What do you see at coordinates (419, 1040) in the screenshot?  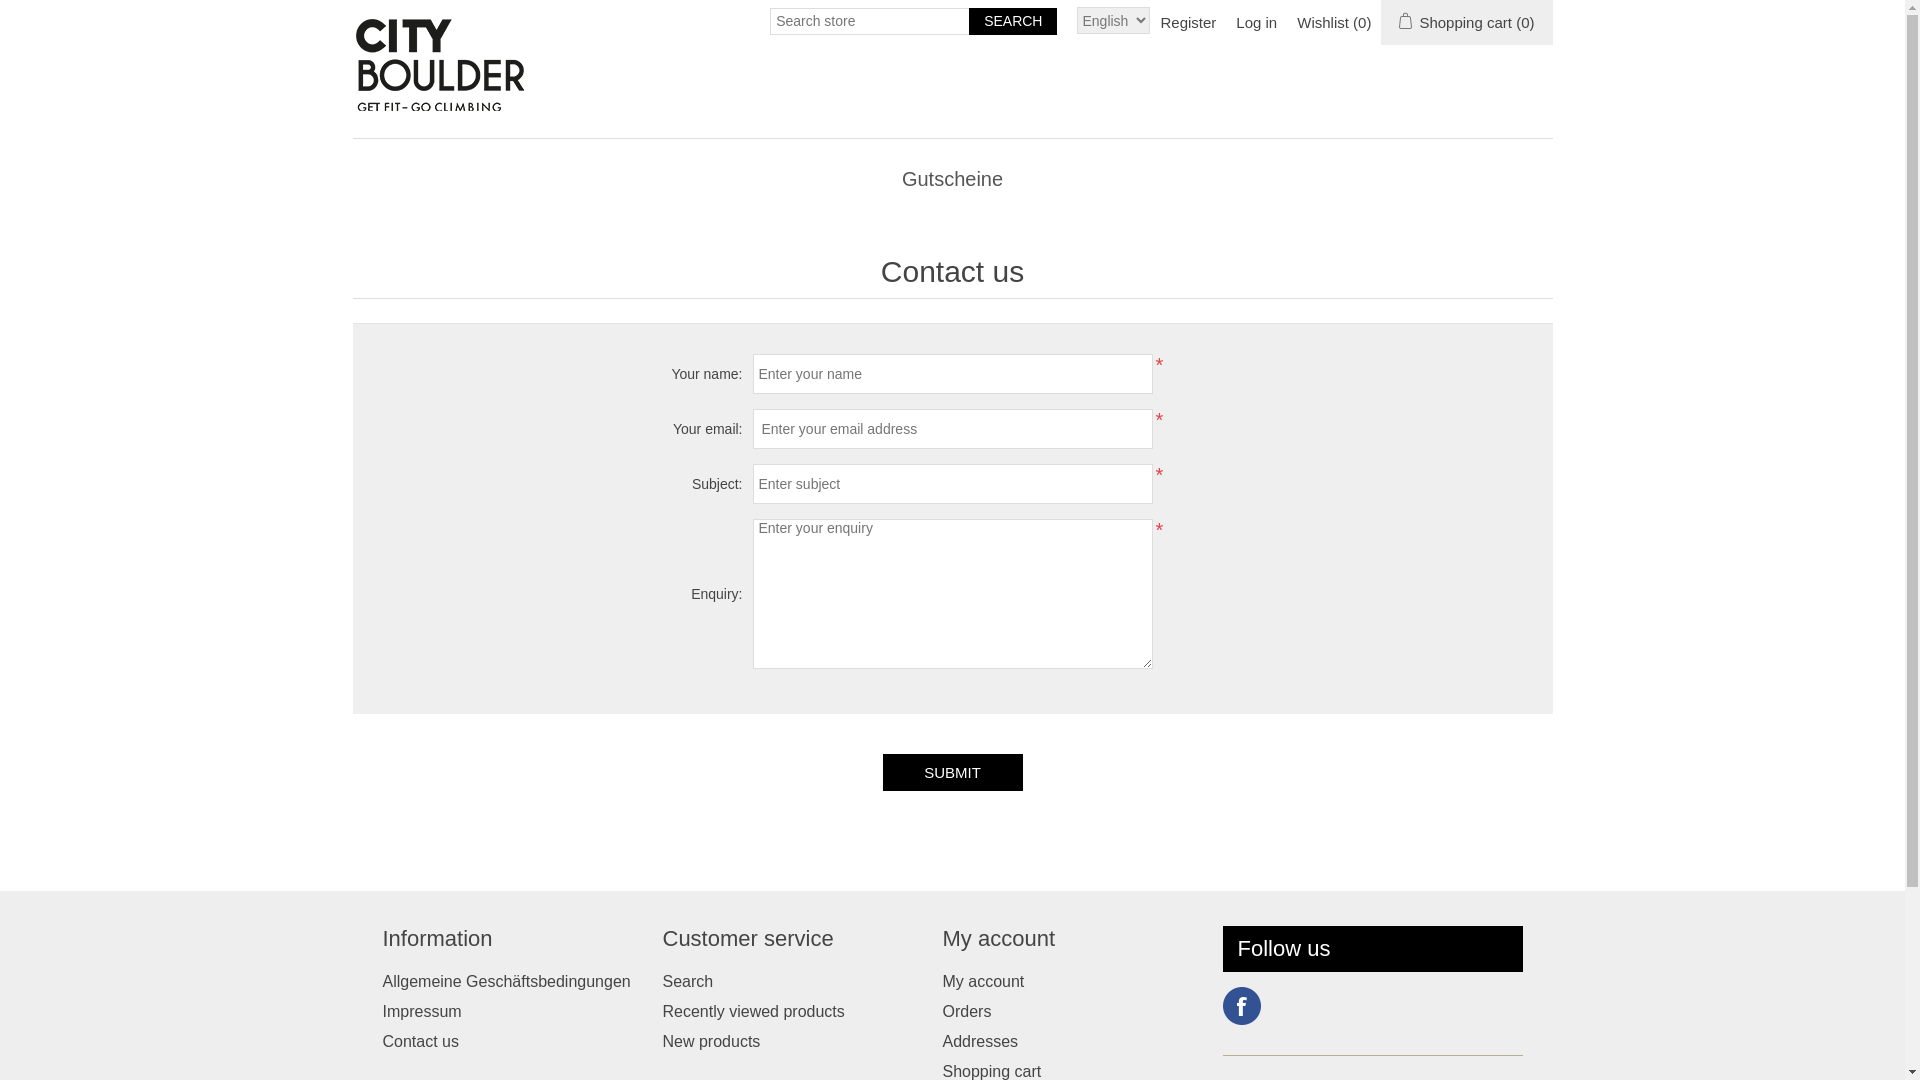 I see `'Contact us'` at bounding box center [419, 1040].